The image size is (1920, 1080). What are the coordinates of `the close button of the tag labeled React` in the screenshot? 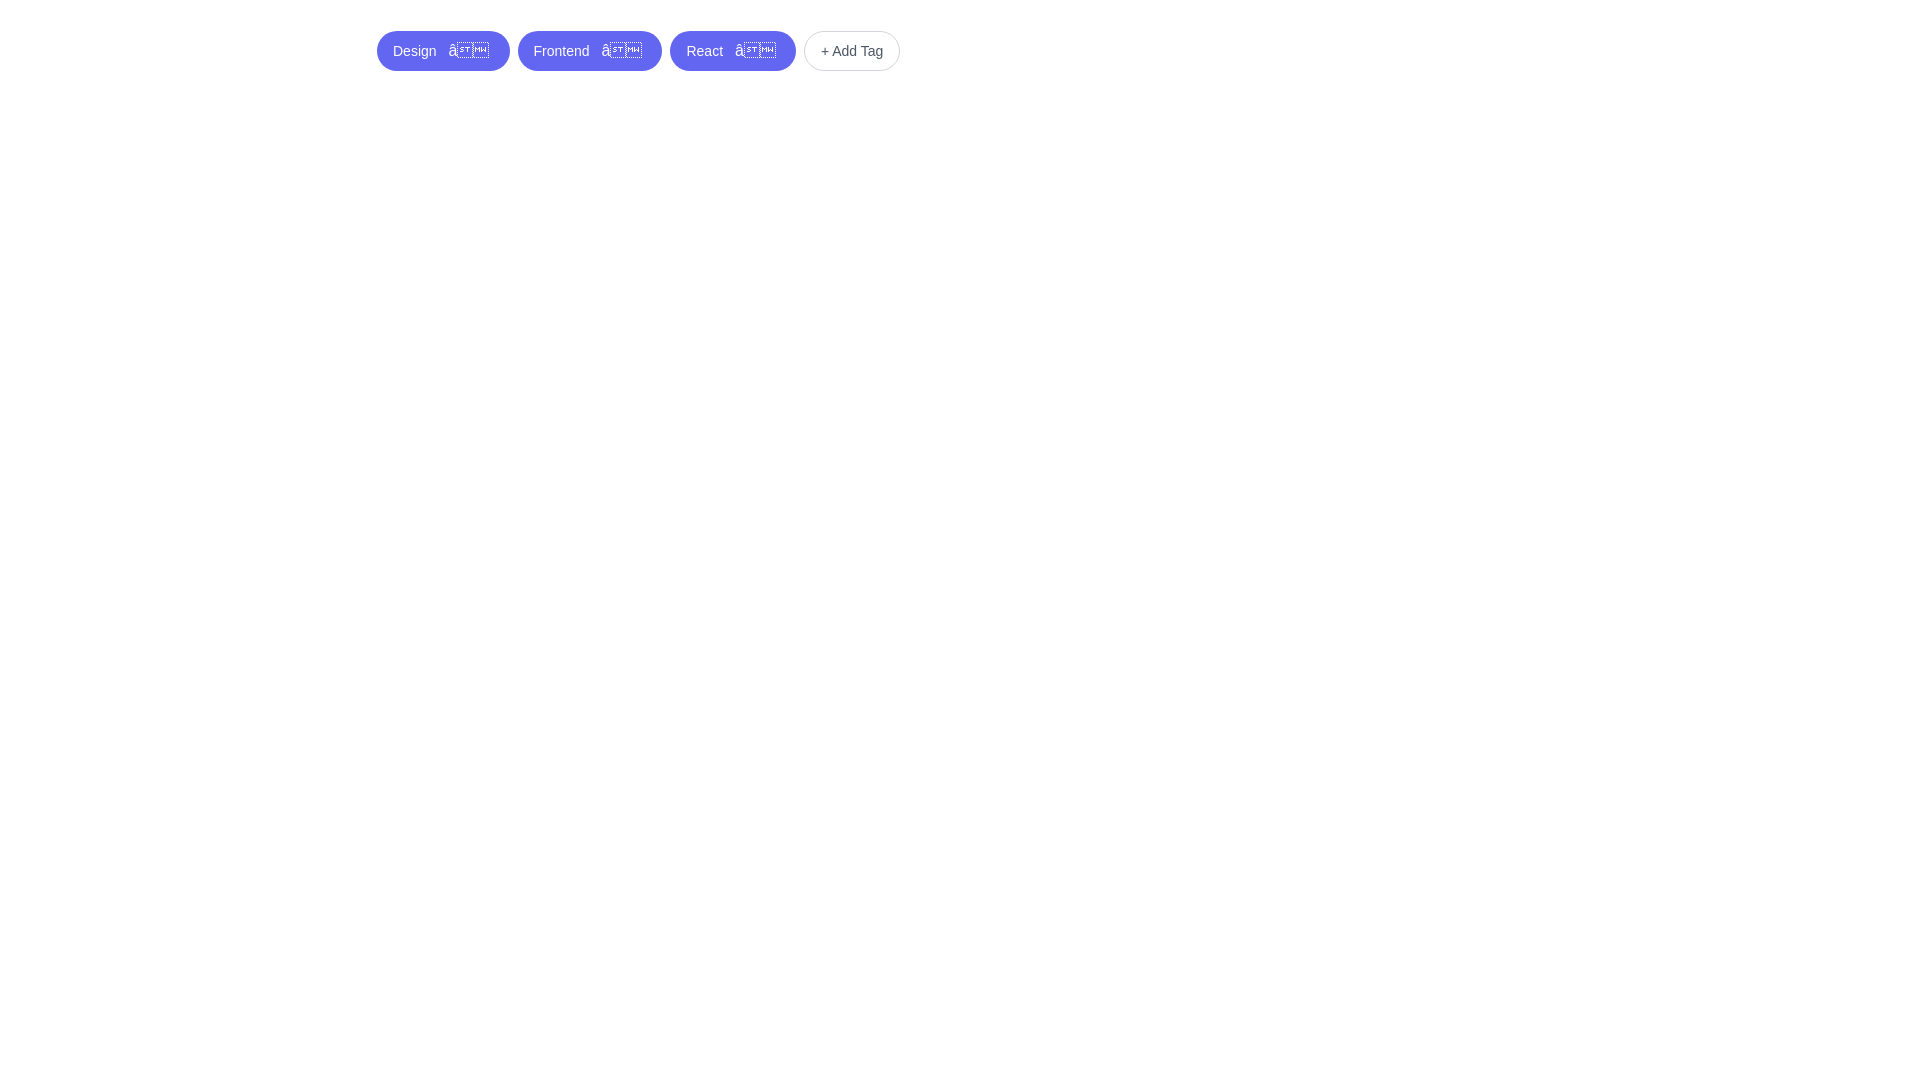 It's located at (753, 49).